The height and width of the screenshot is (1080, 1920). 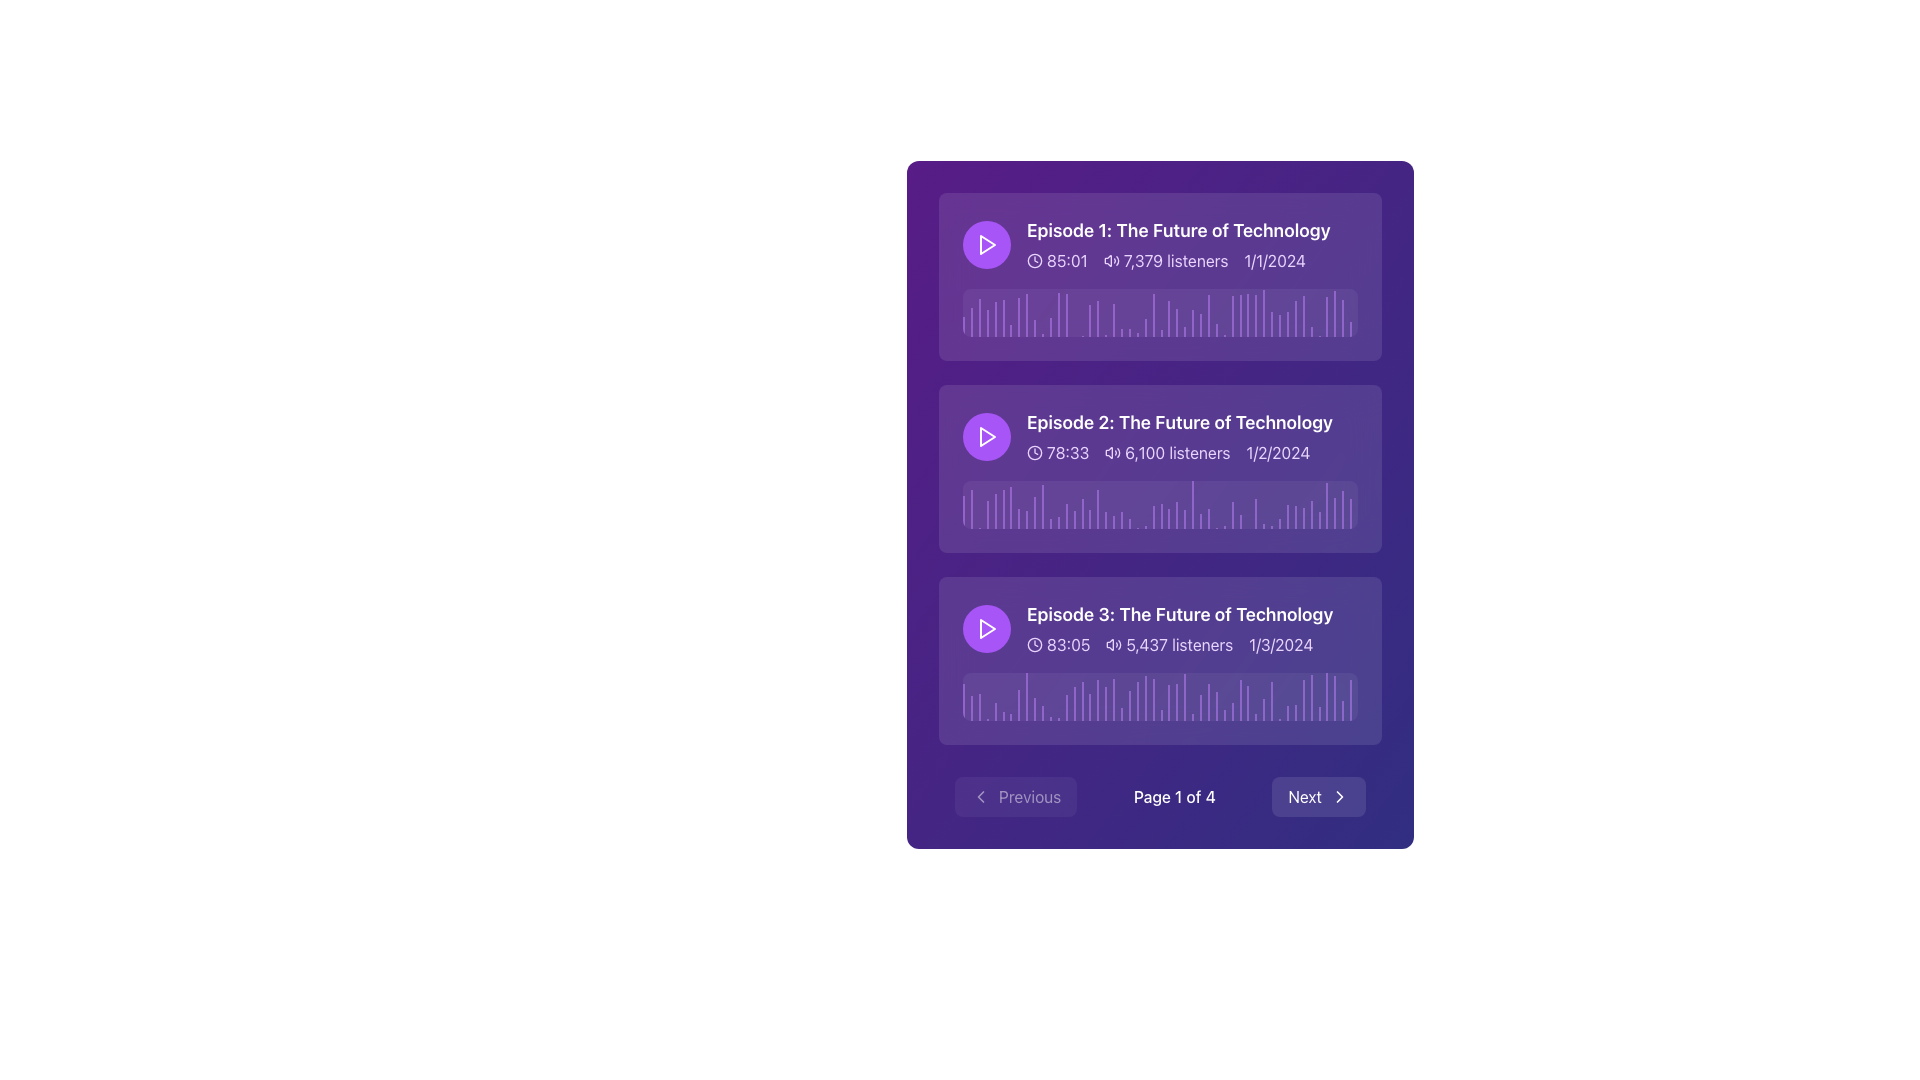 What do you see at coordinates (1003, 317) in the screenshot?
I see `the vertical purple bar decorative visual indicator located in the waveform display of the first list item in the audio episodes panel` at bounding box center [1003, 317].